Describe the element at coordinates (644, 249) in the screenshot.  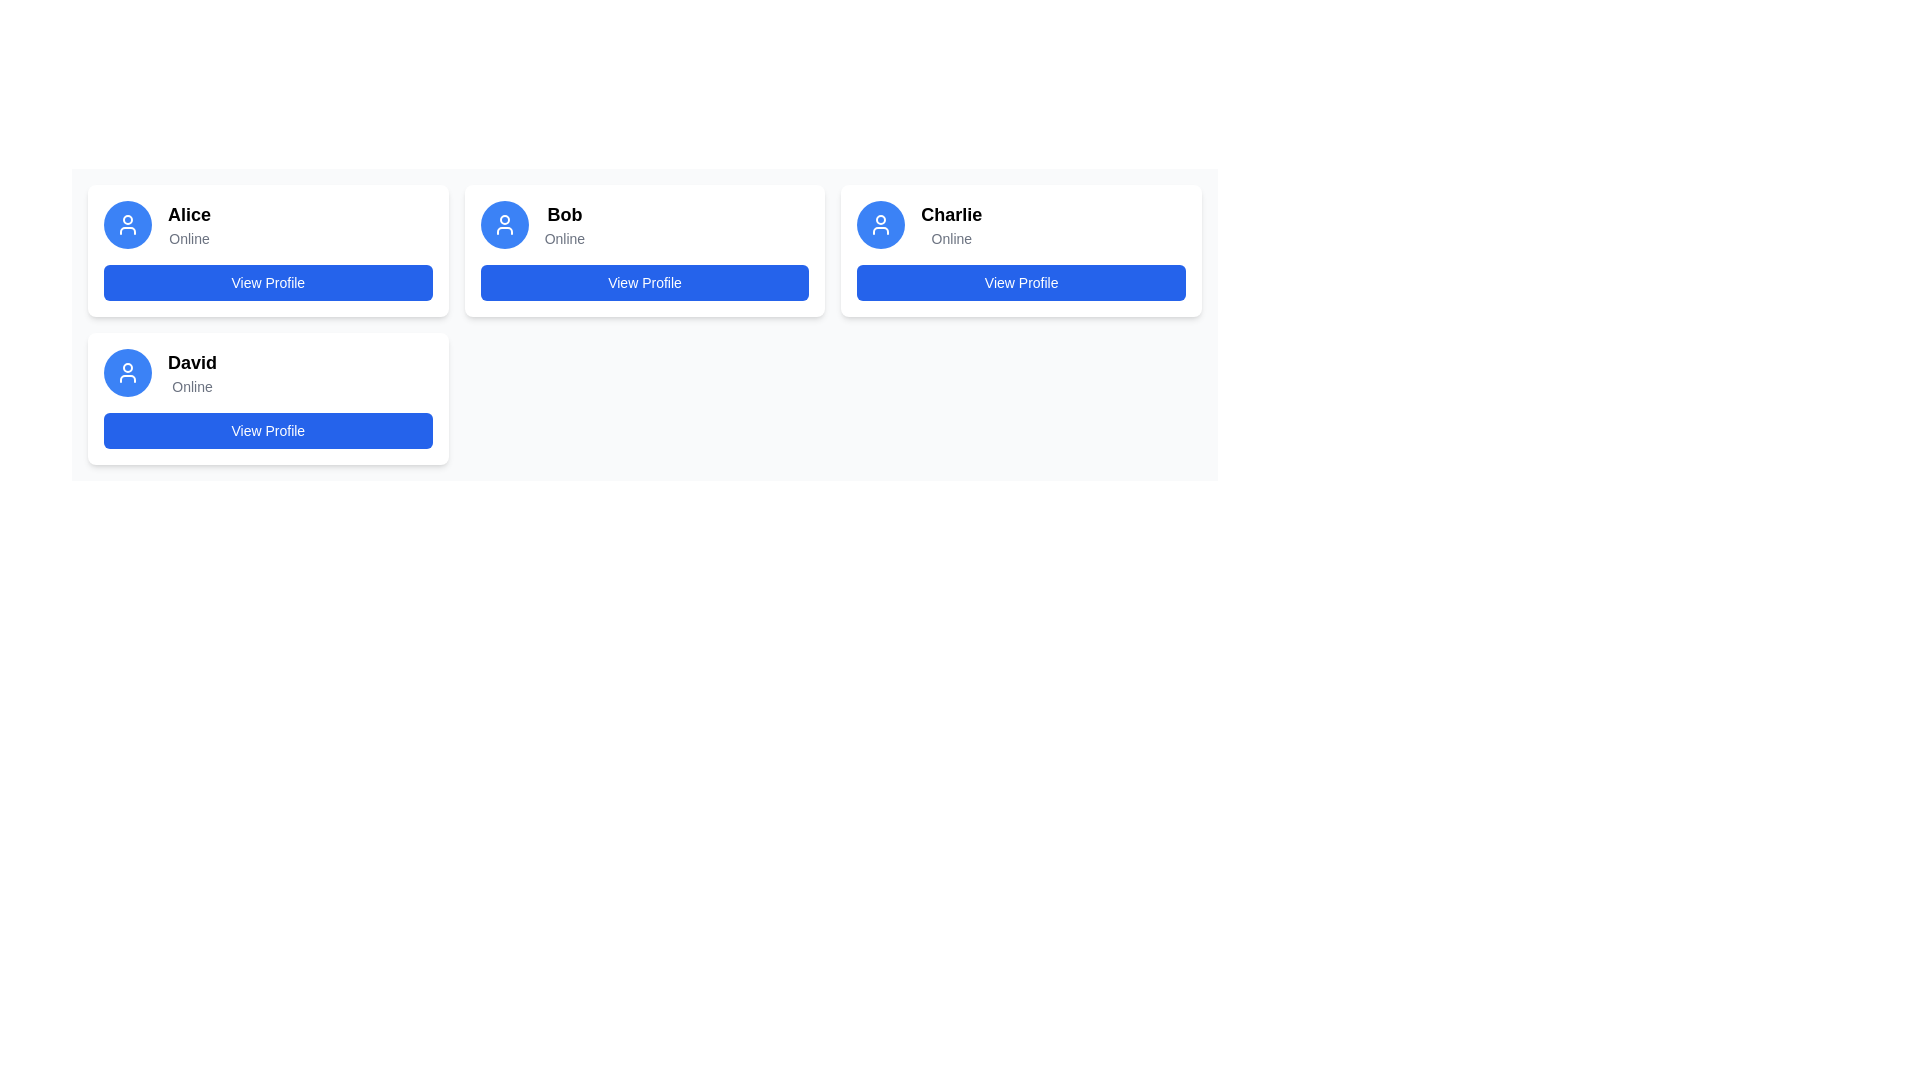
I see `the 'View Profile' button on Bob's profile card, which is the second card in the horizontal grid layout` at that location.